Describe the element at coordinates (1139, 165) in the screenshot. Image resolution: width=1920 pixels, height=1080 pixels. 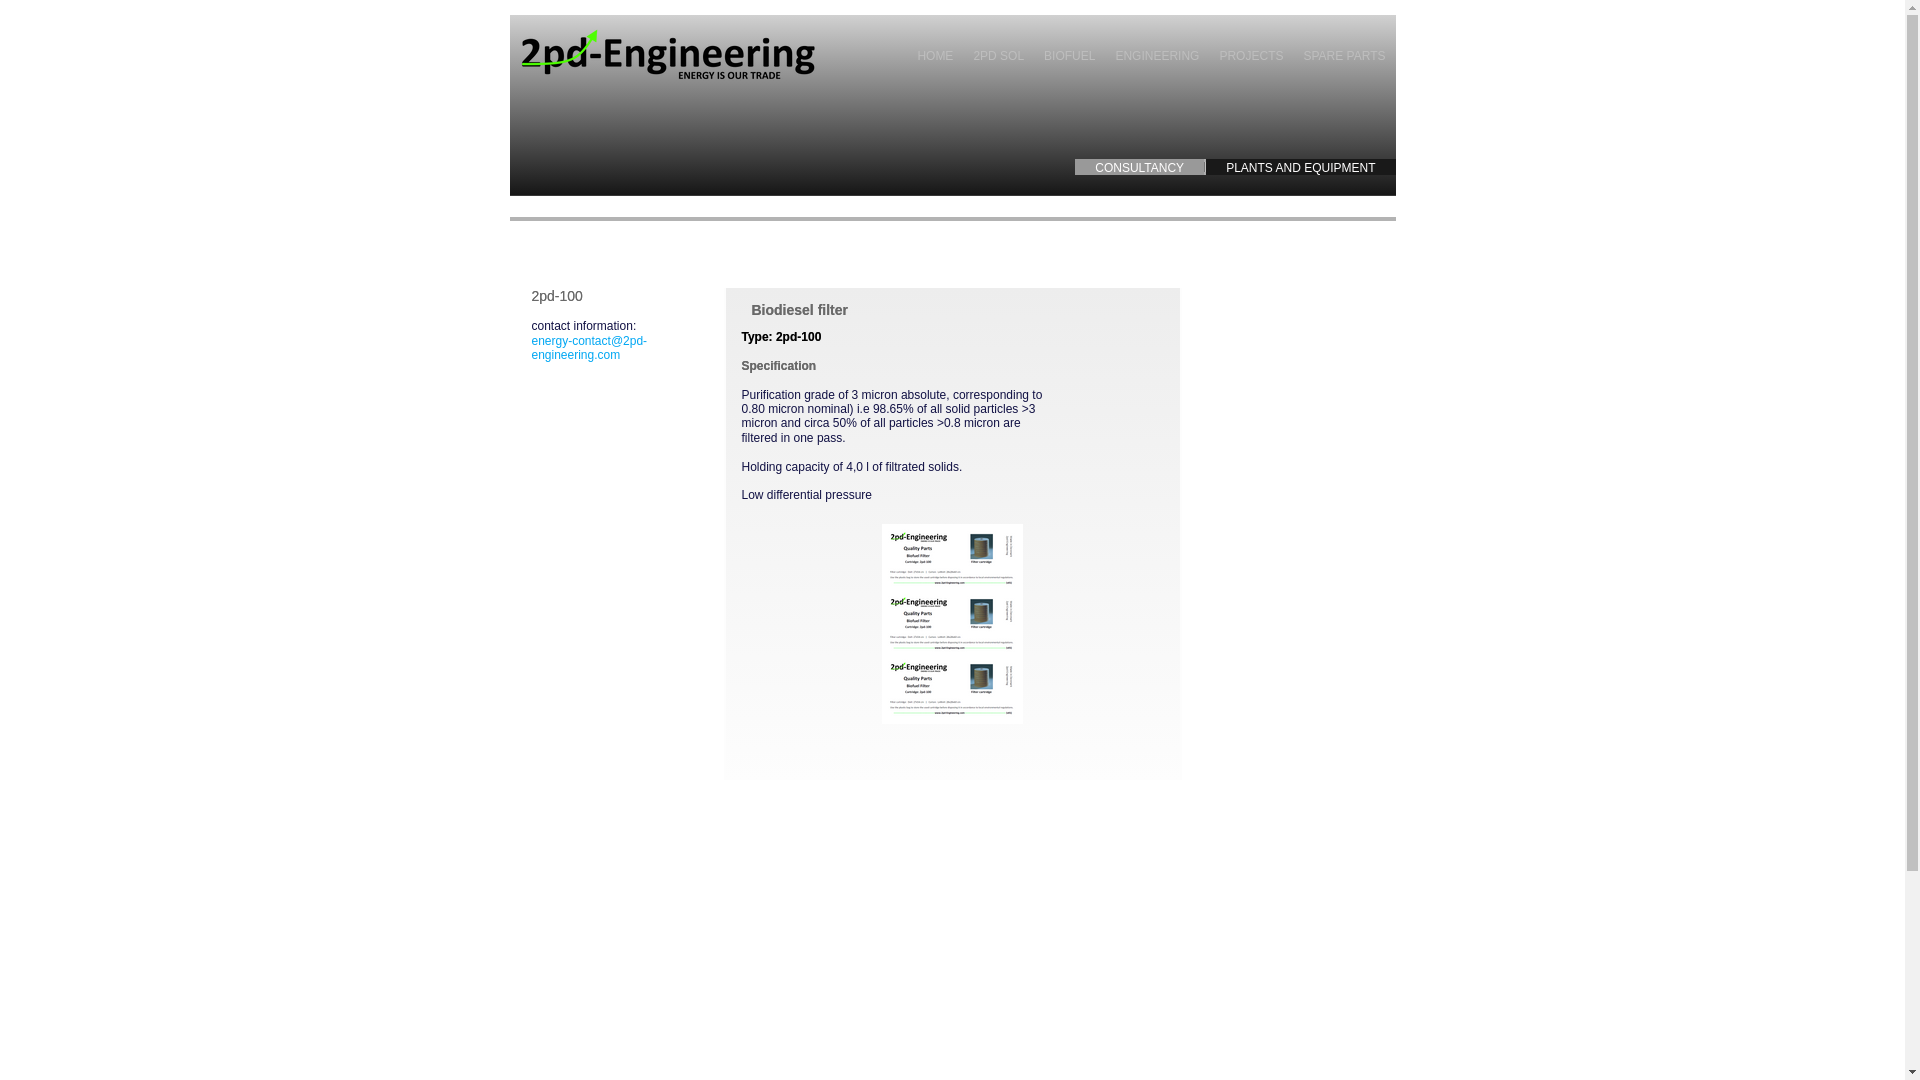
I see `'CONSULTANCY'` at that location.